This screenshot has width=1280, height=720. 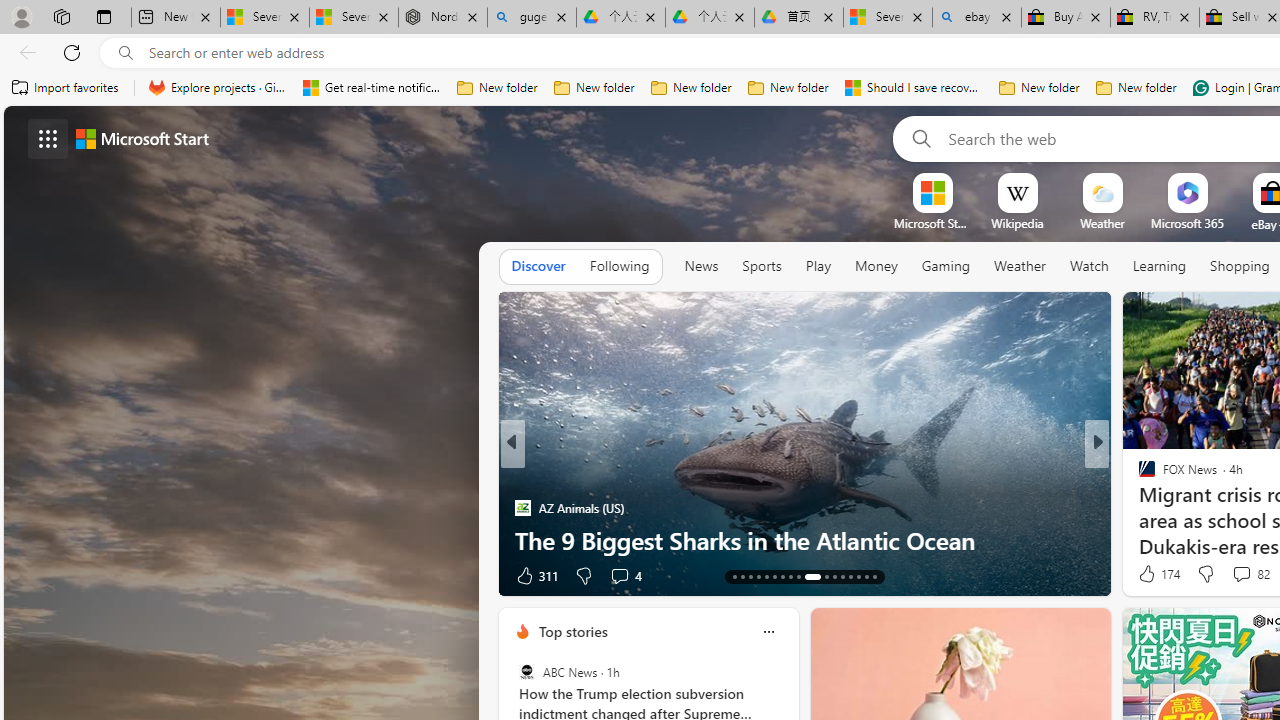 I want to click on 'Like', so click(x=1140, y=575).